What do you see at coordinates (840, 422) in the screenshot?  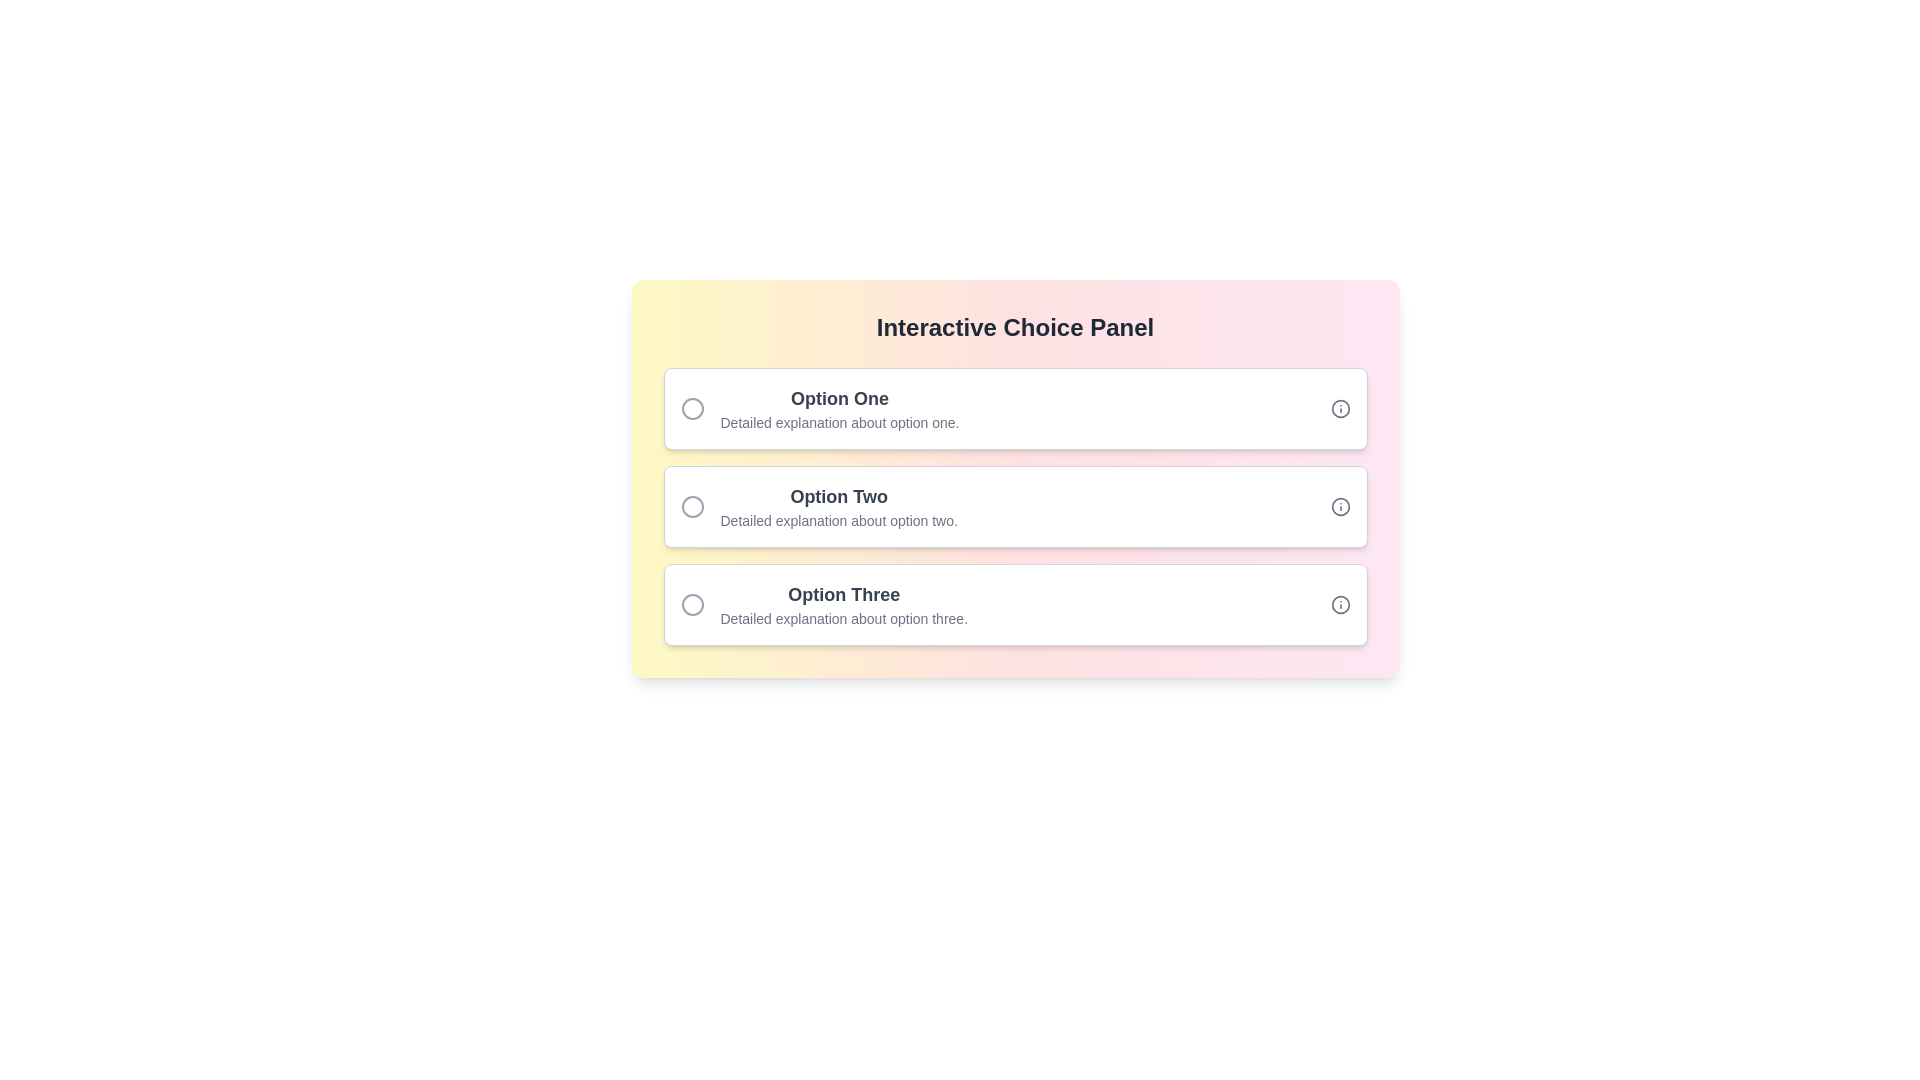 I see `the supplementary explanation text related to 'Option One' which is located below the title text in the first card of a list of three cards` at bounding box center [840, 422].